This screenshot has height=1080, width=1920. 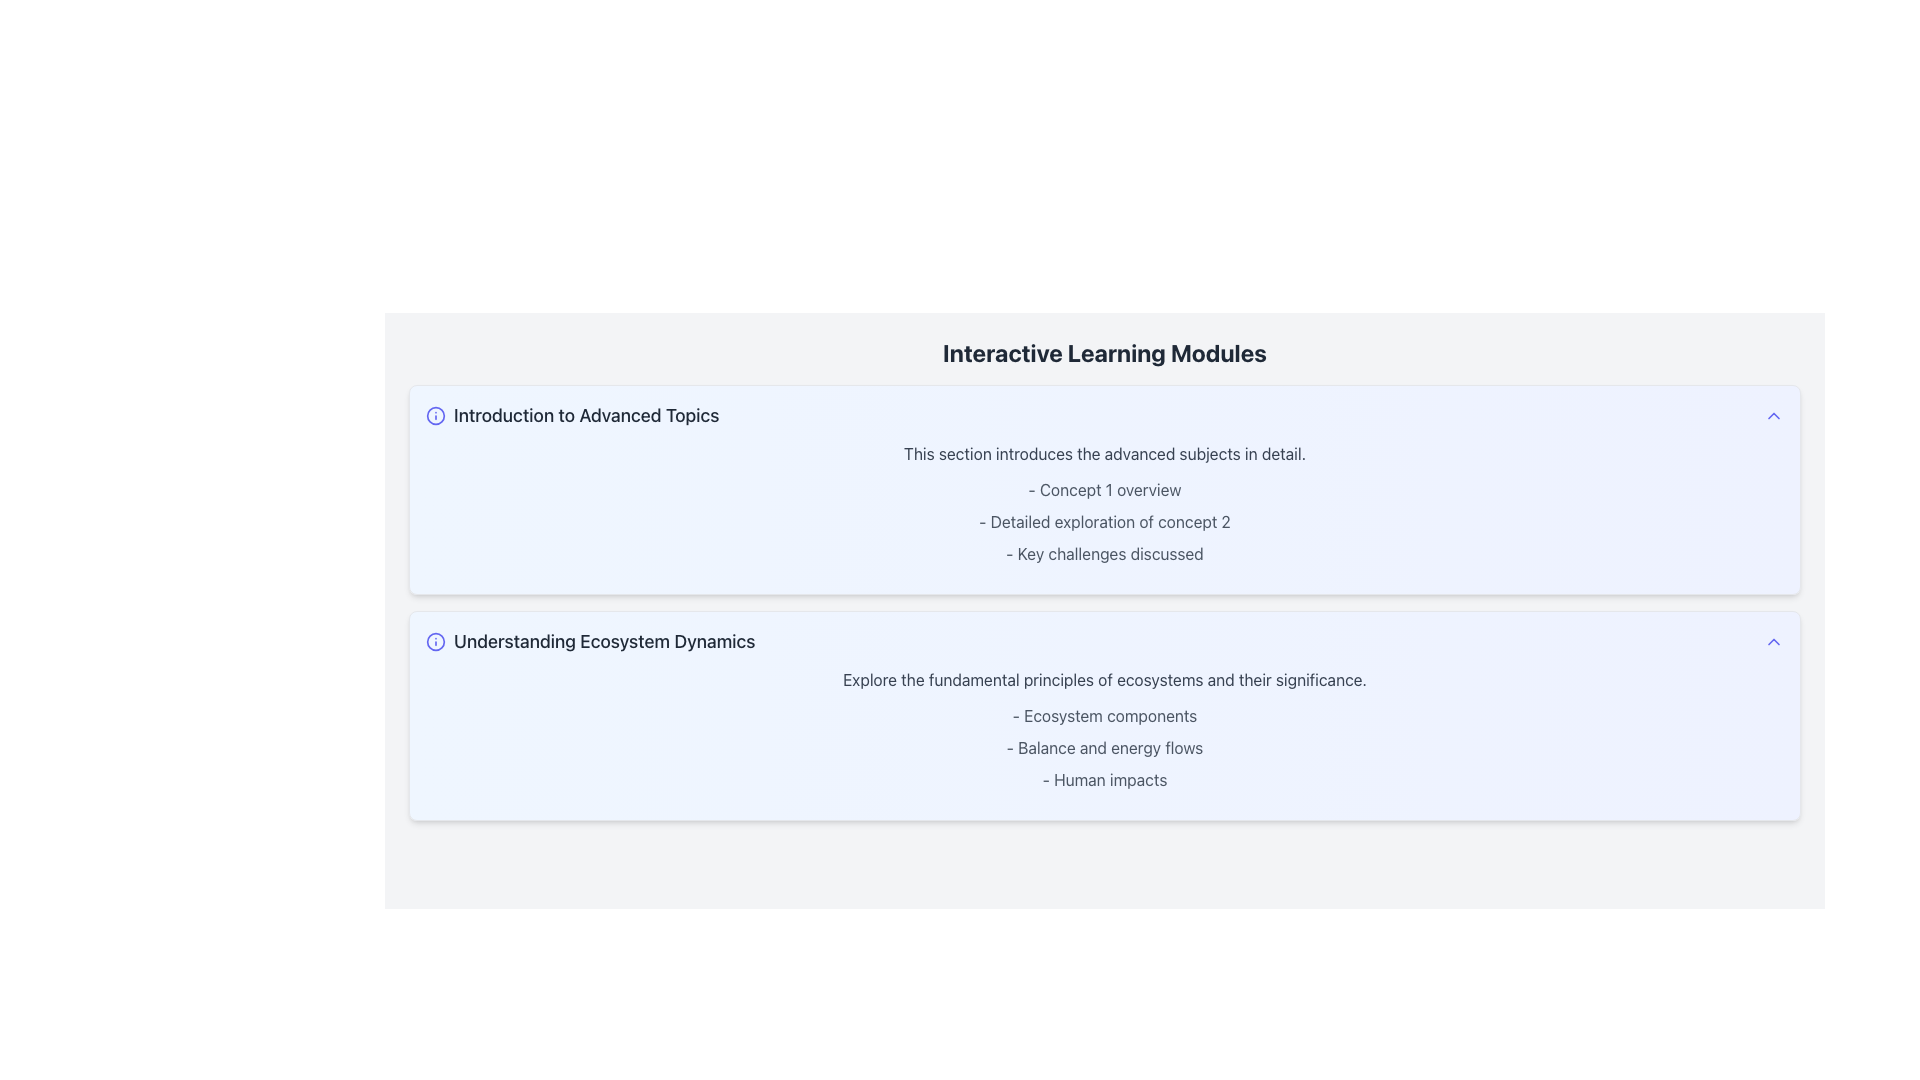 What do you see at coordinates (1103, 489) in the screenshot?
I see `the Text Display element that provides an overview related to 'Concept 1' in the 'Introduction to Advanced Topics' section` at bounding box center [1103, 489].